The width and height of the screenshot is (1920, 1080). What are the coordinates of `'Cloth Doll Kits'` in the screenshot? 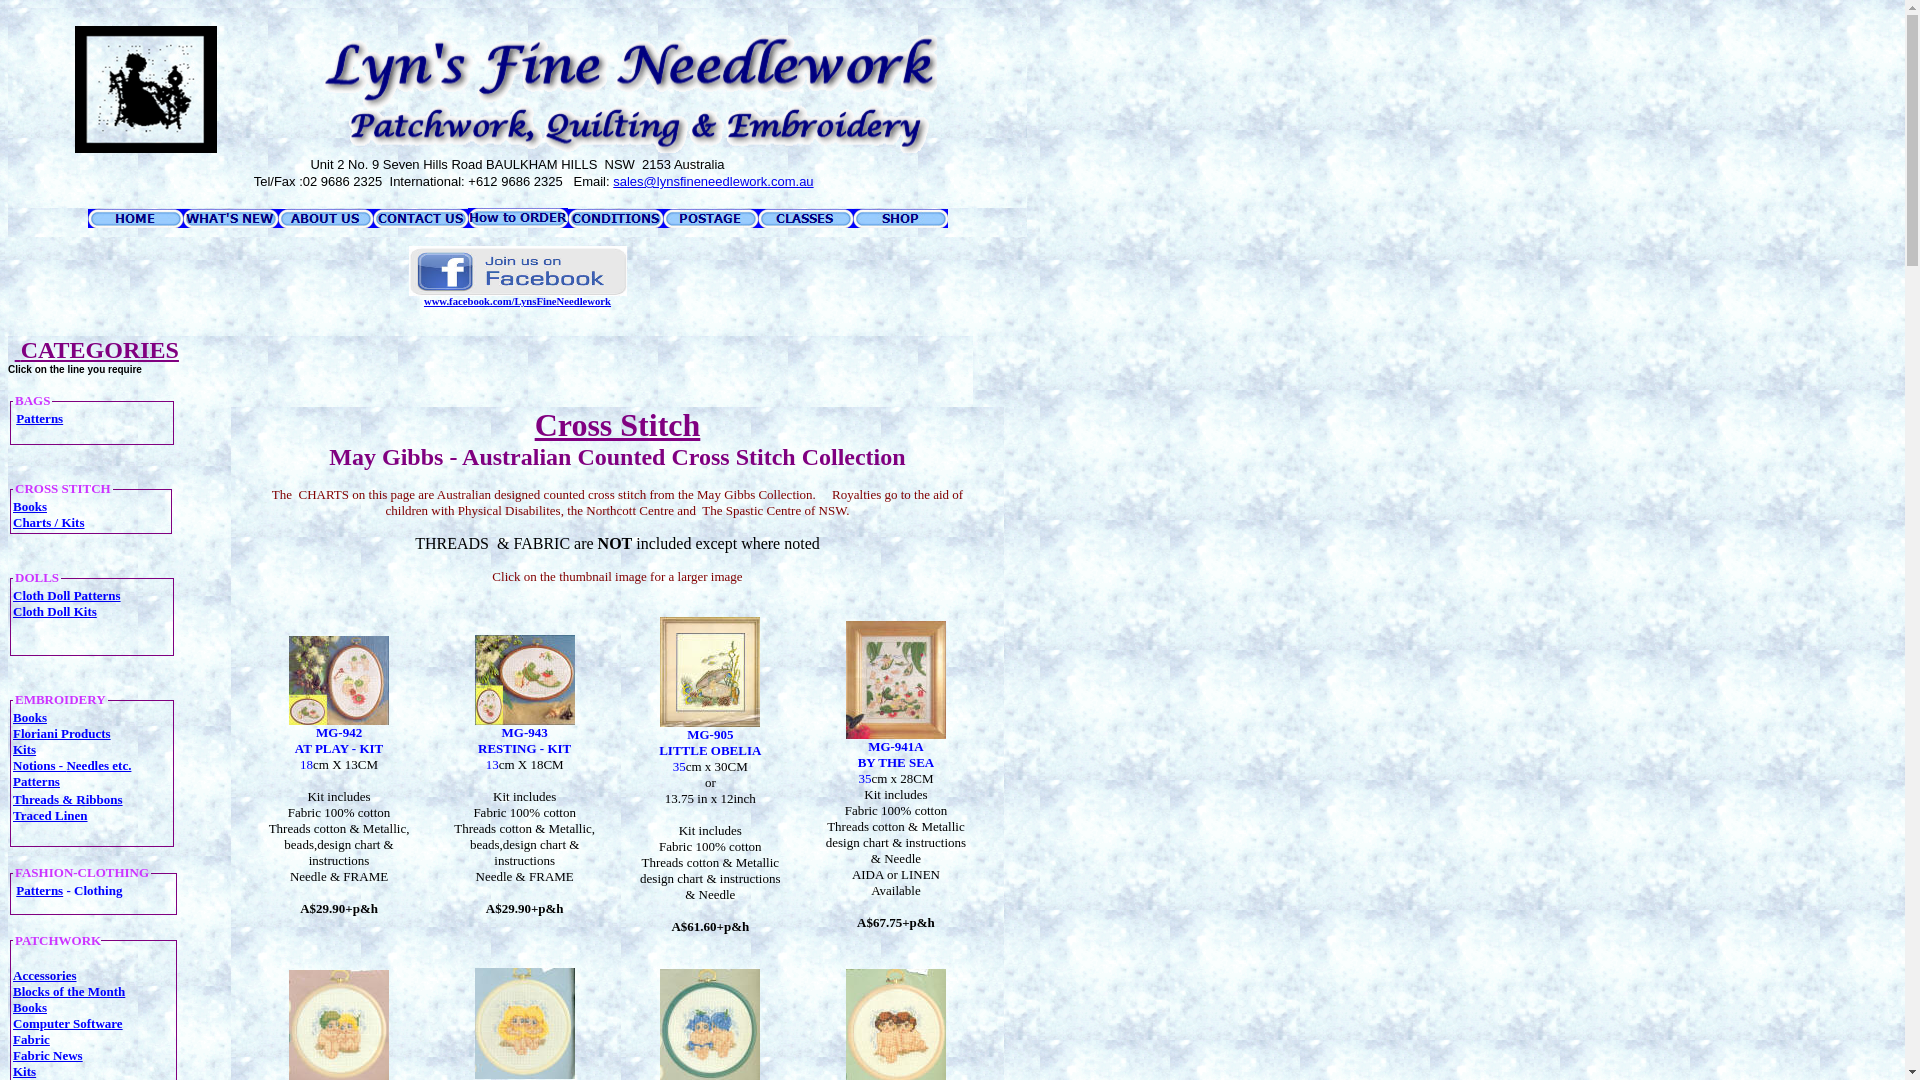 It's located at (54, 610).